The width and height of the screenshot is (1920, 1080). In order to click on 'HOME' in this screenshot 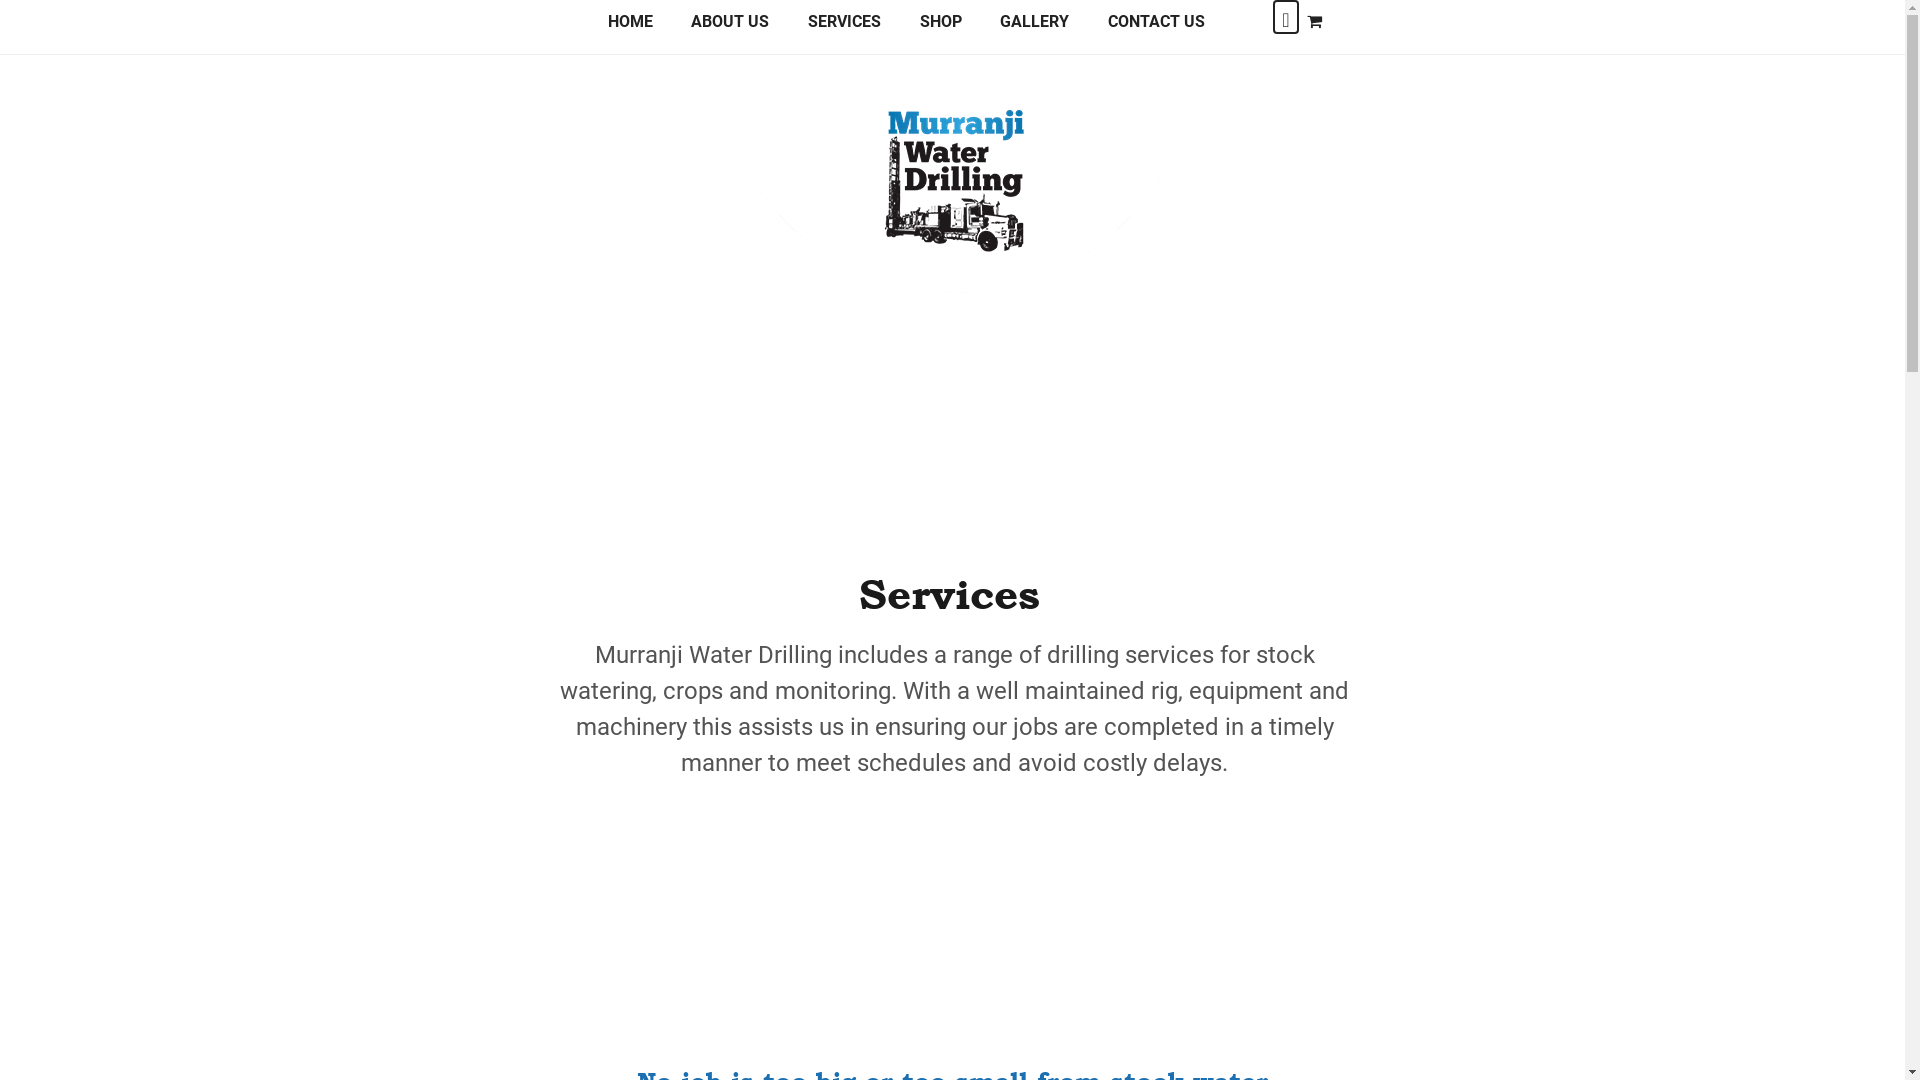, I will do `click(629, 29)`.